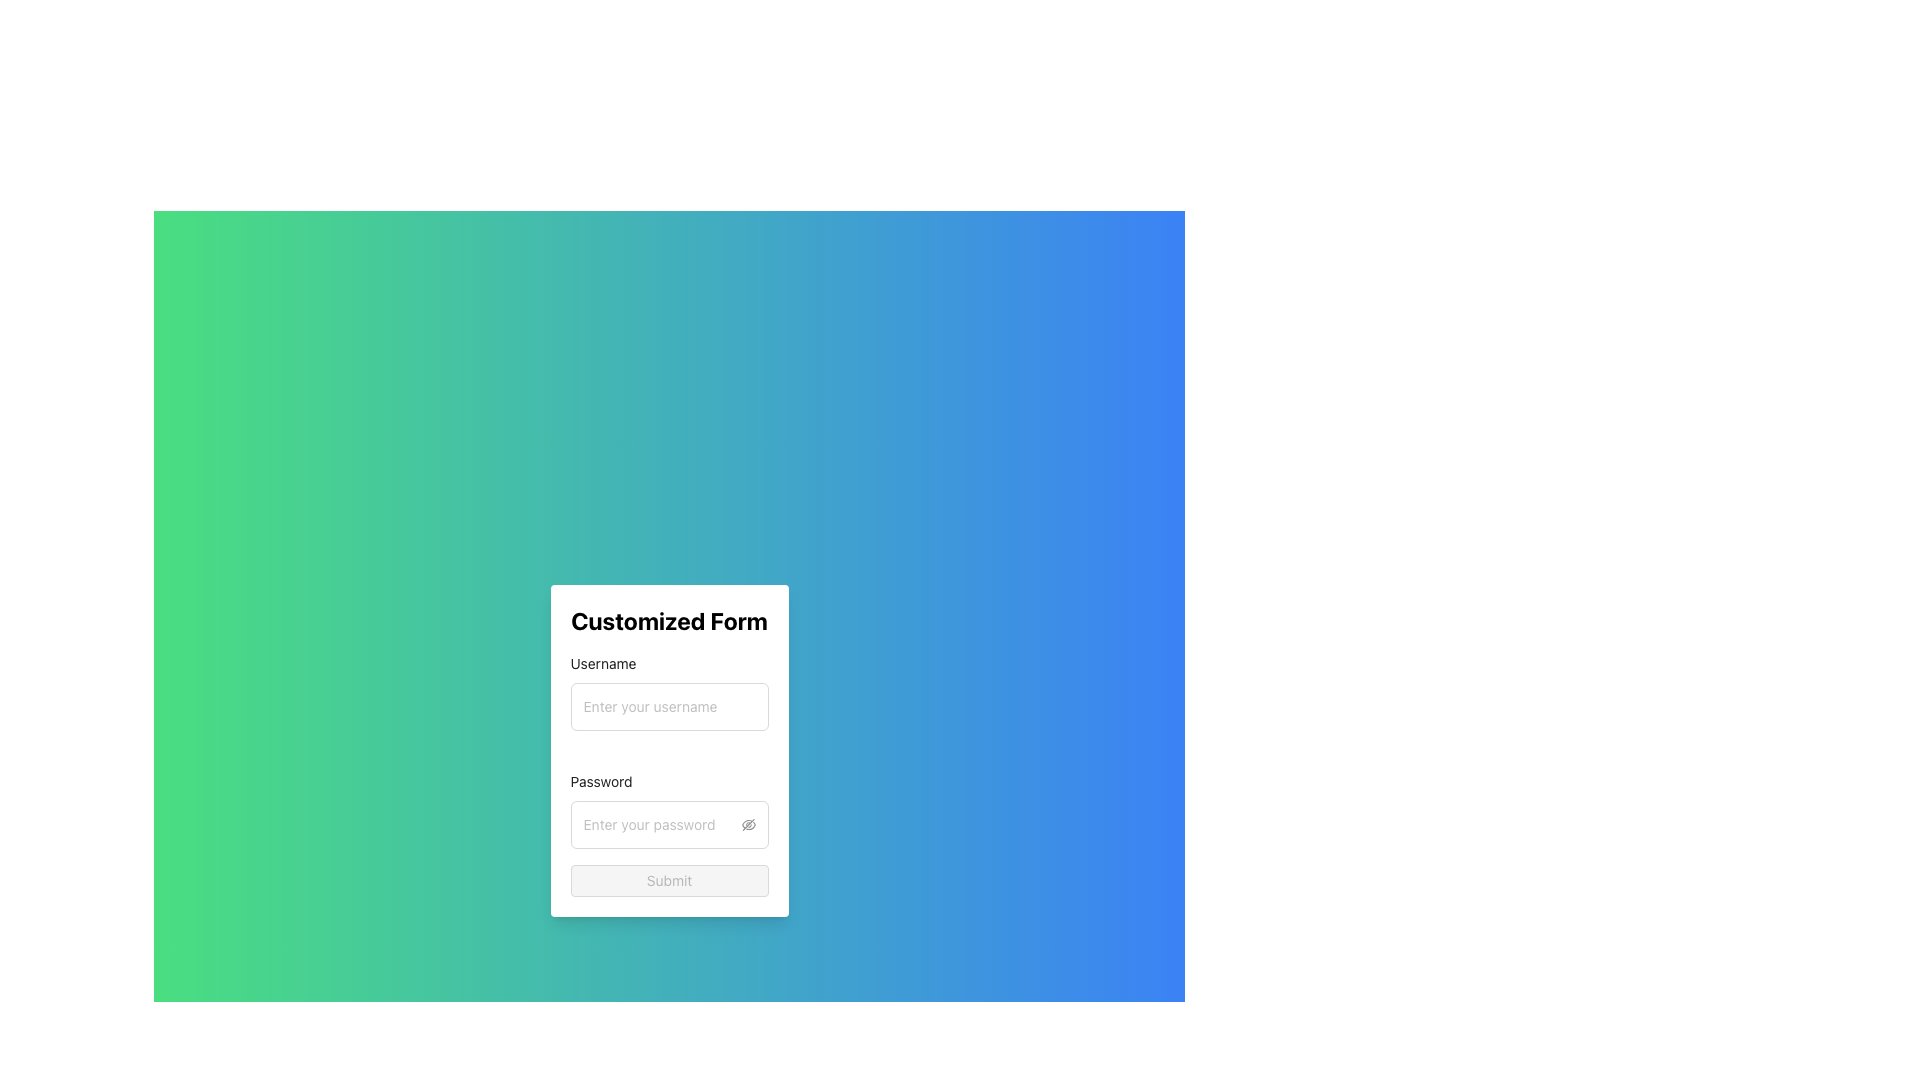  What do you see at coordinates (747, 825) in the screenshot?
I see `the icon for toggling password visibility located at the right end of the password input field to show or hide the password text` at bounding box center [747, 825].